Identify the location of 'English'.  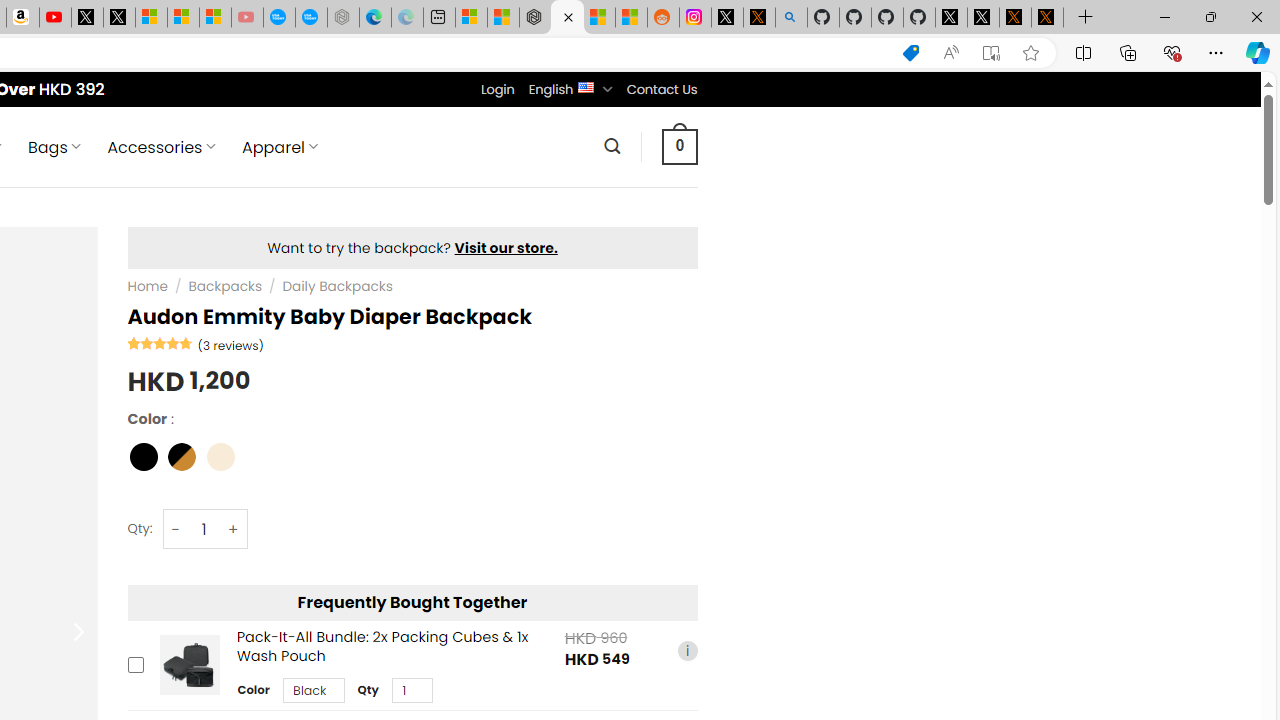
(585, 85).